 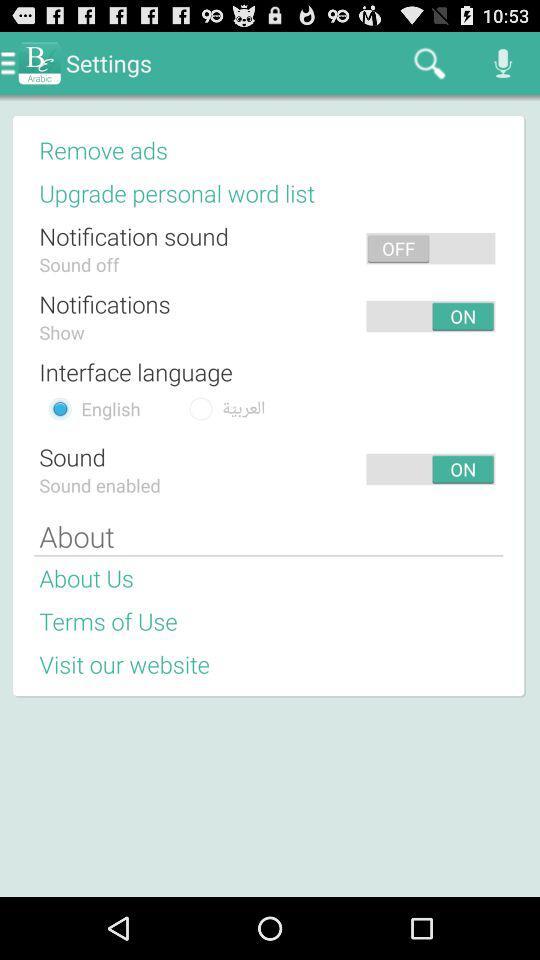 What do you see at coordinates (135, 370) in the screenshot?
I see `interface language` at bounding box center [135, 370].